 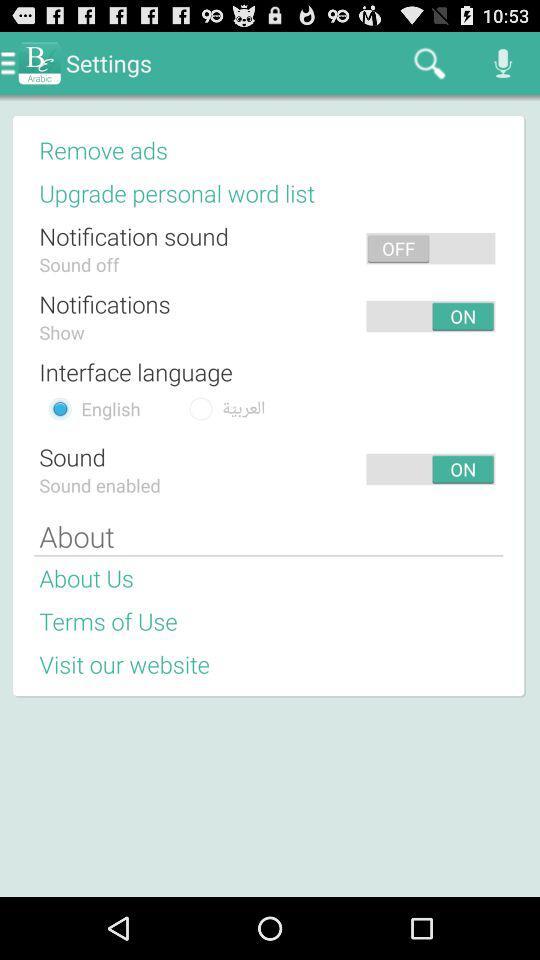 What do you see at coordinates (135, 370) in the screenshot?
I see `interface language` at bounding box center [135, 370].